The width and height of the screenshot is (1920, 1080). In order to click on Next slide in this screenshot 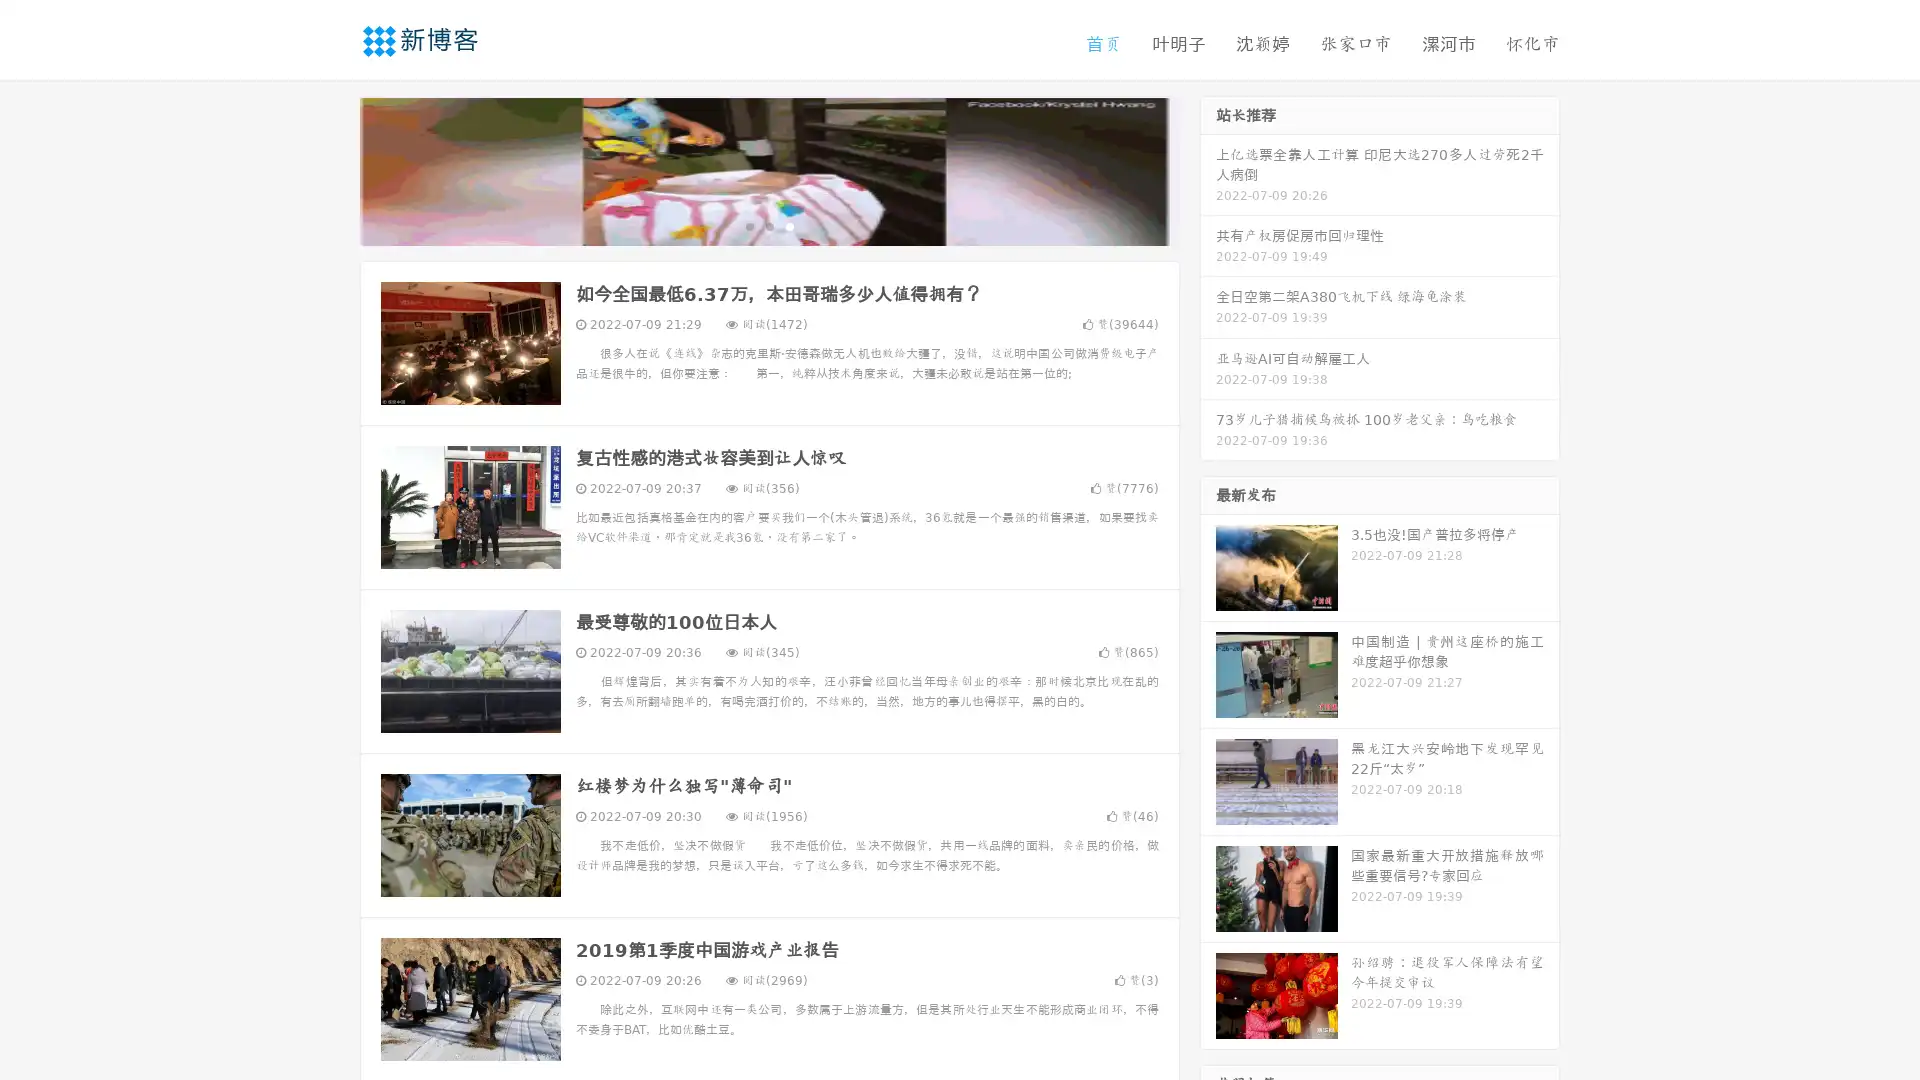, I will do `click(1208, 168)`.